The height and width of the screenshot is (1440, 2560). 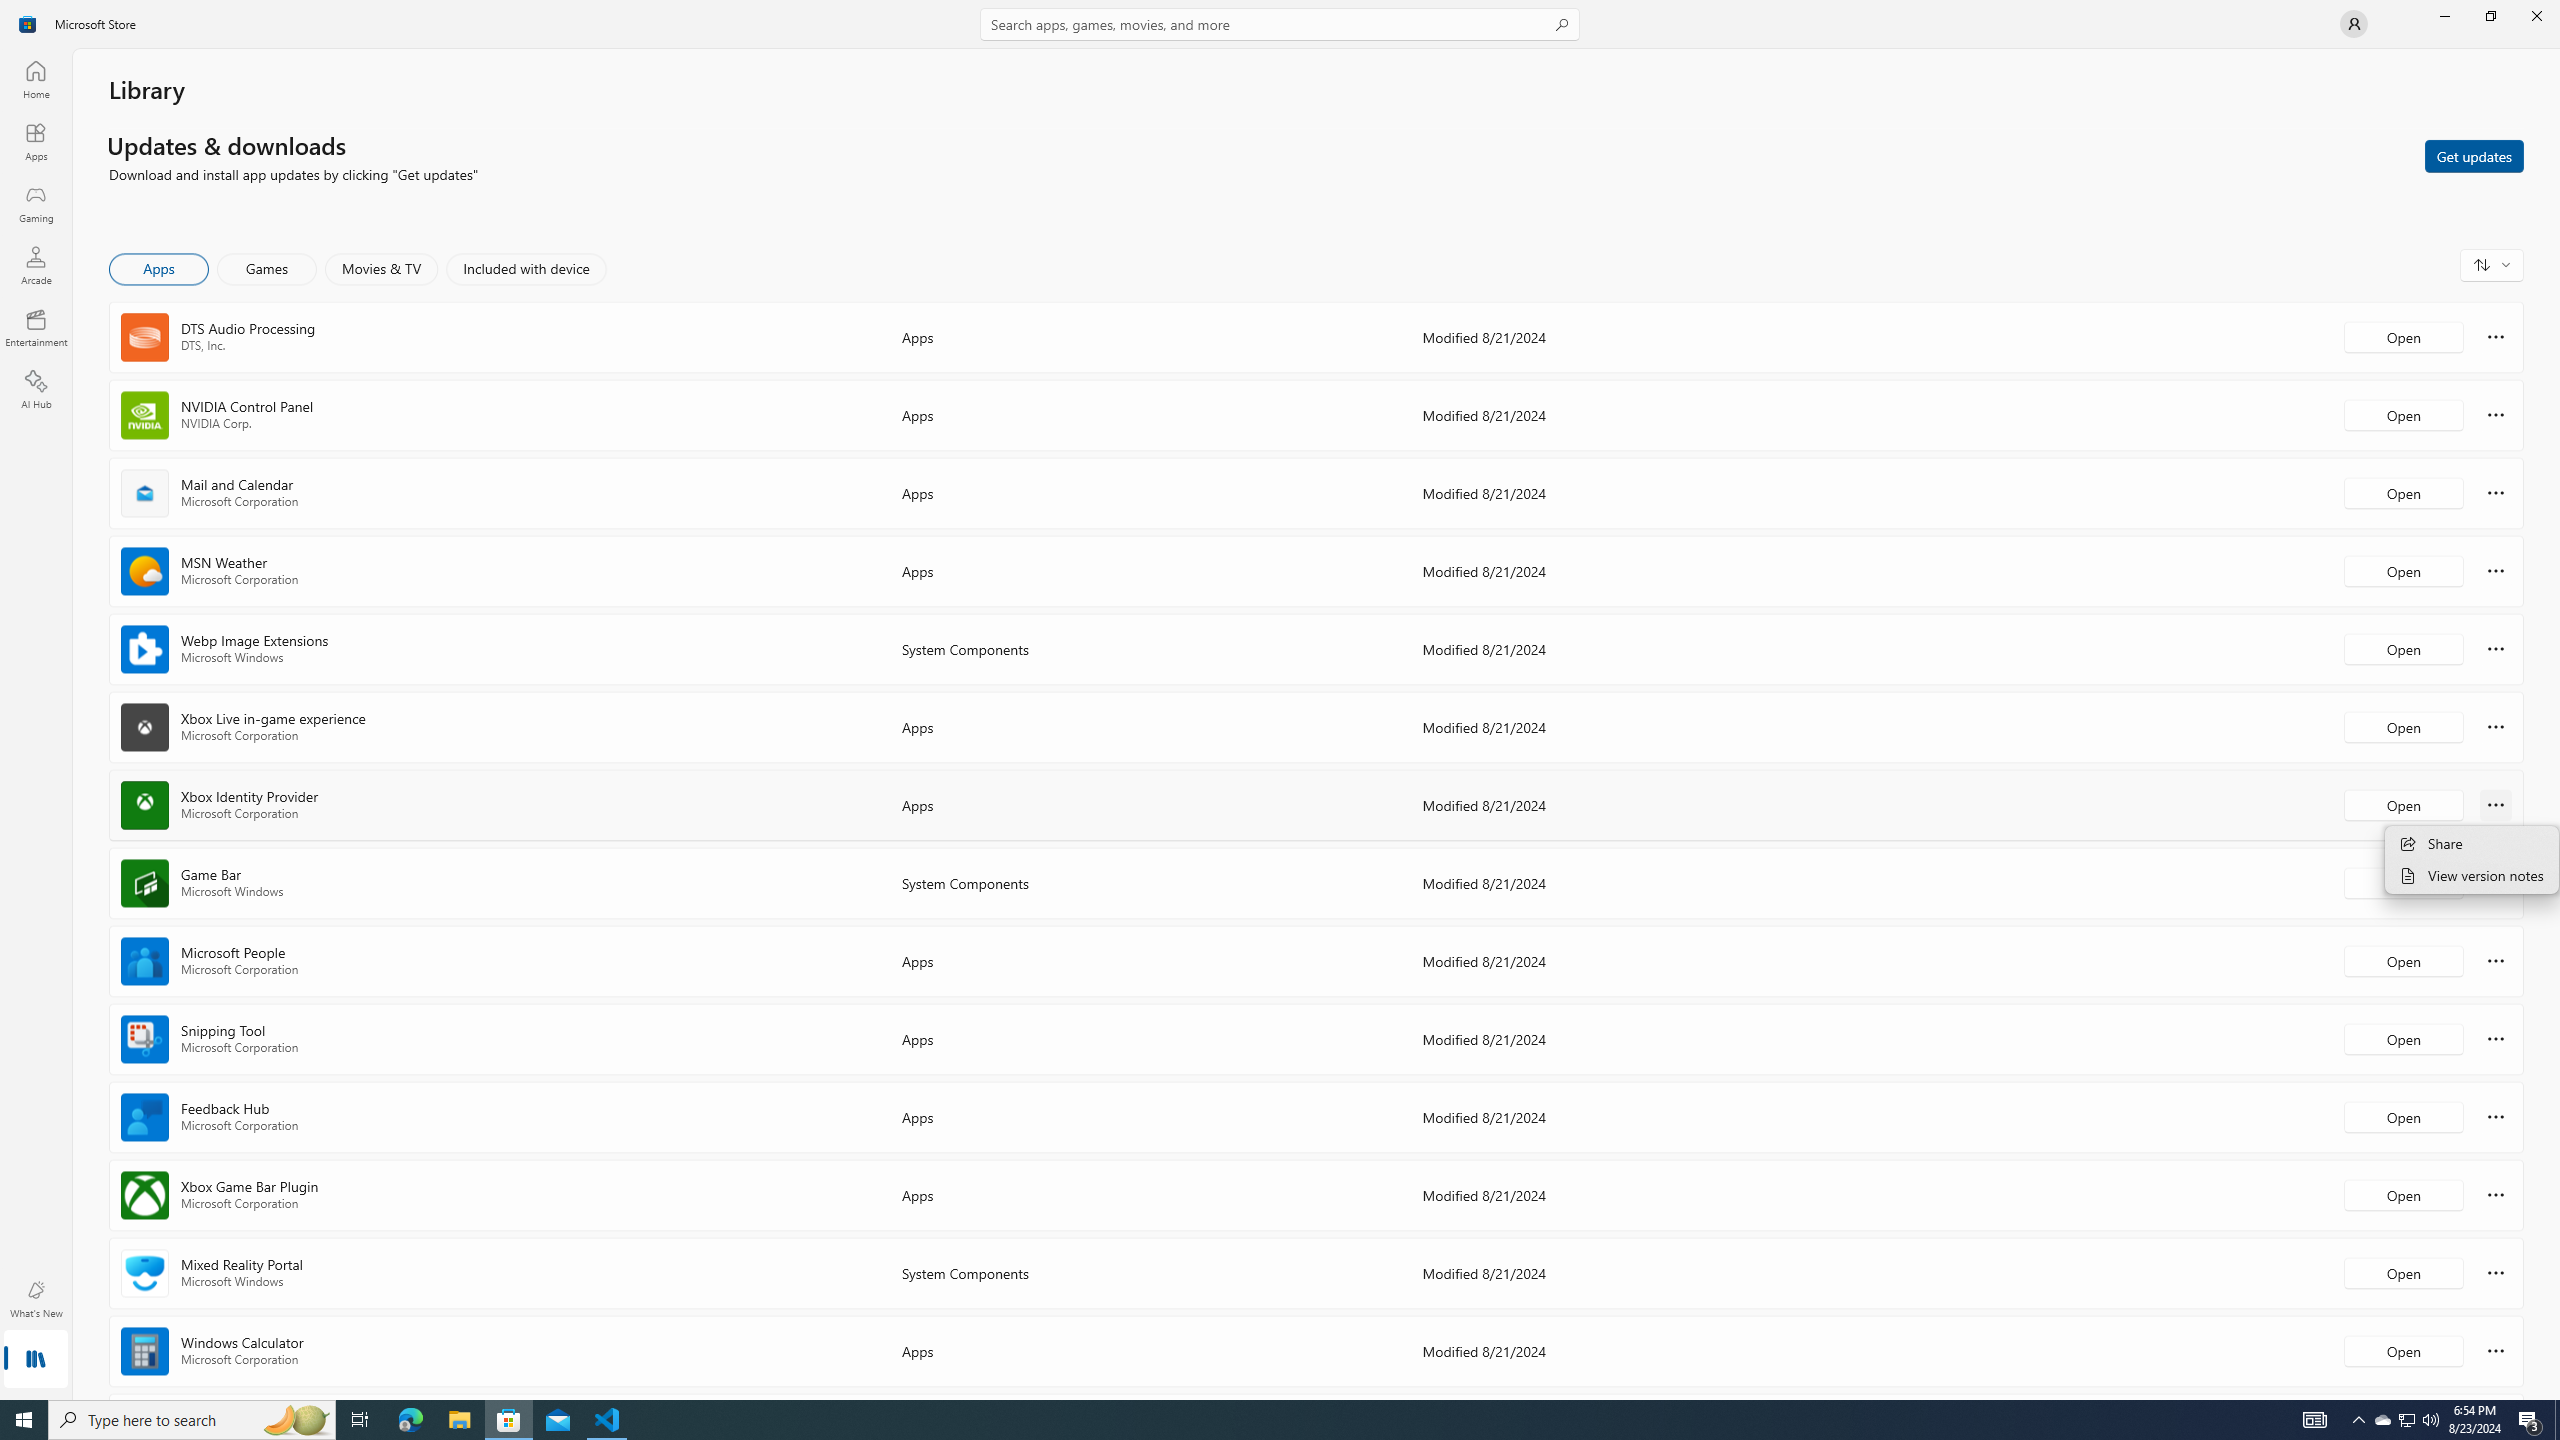 What do you see at coordinates (2352, 22) in the screenshot?
I see `'User profile'` at bounding box center [2352, 22].